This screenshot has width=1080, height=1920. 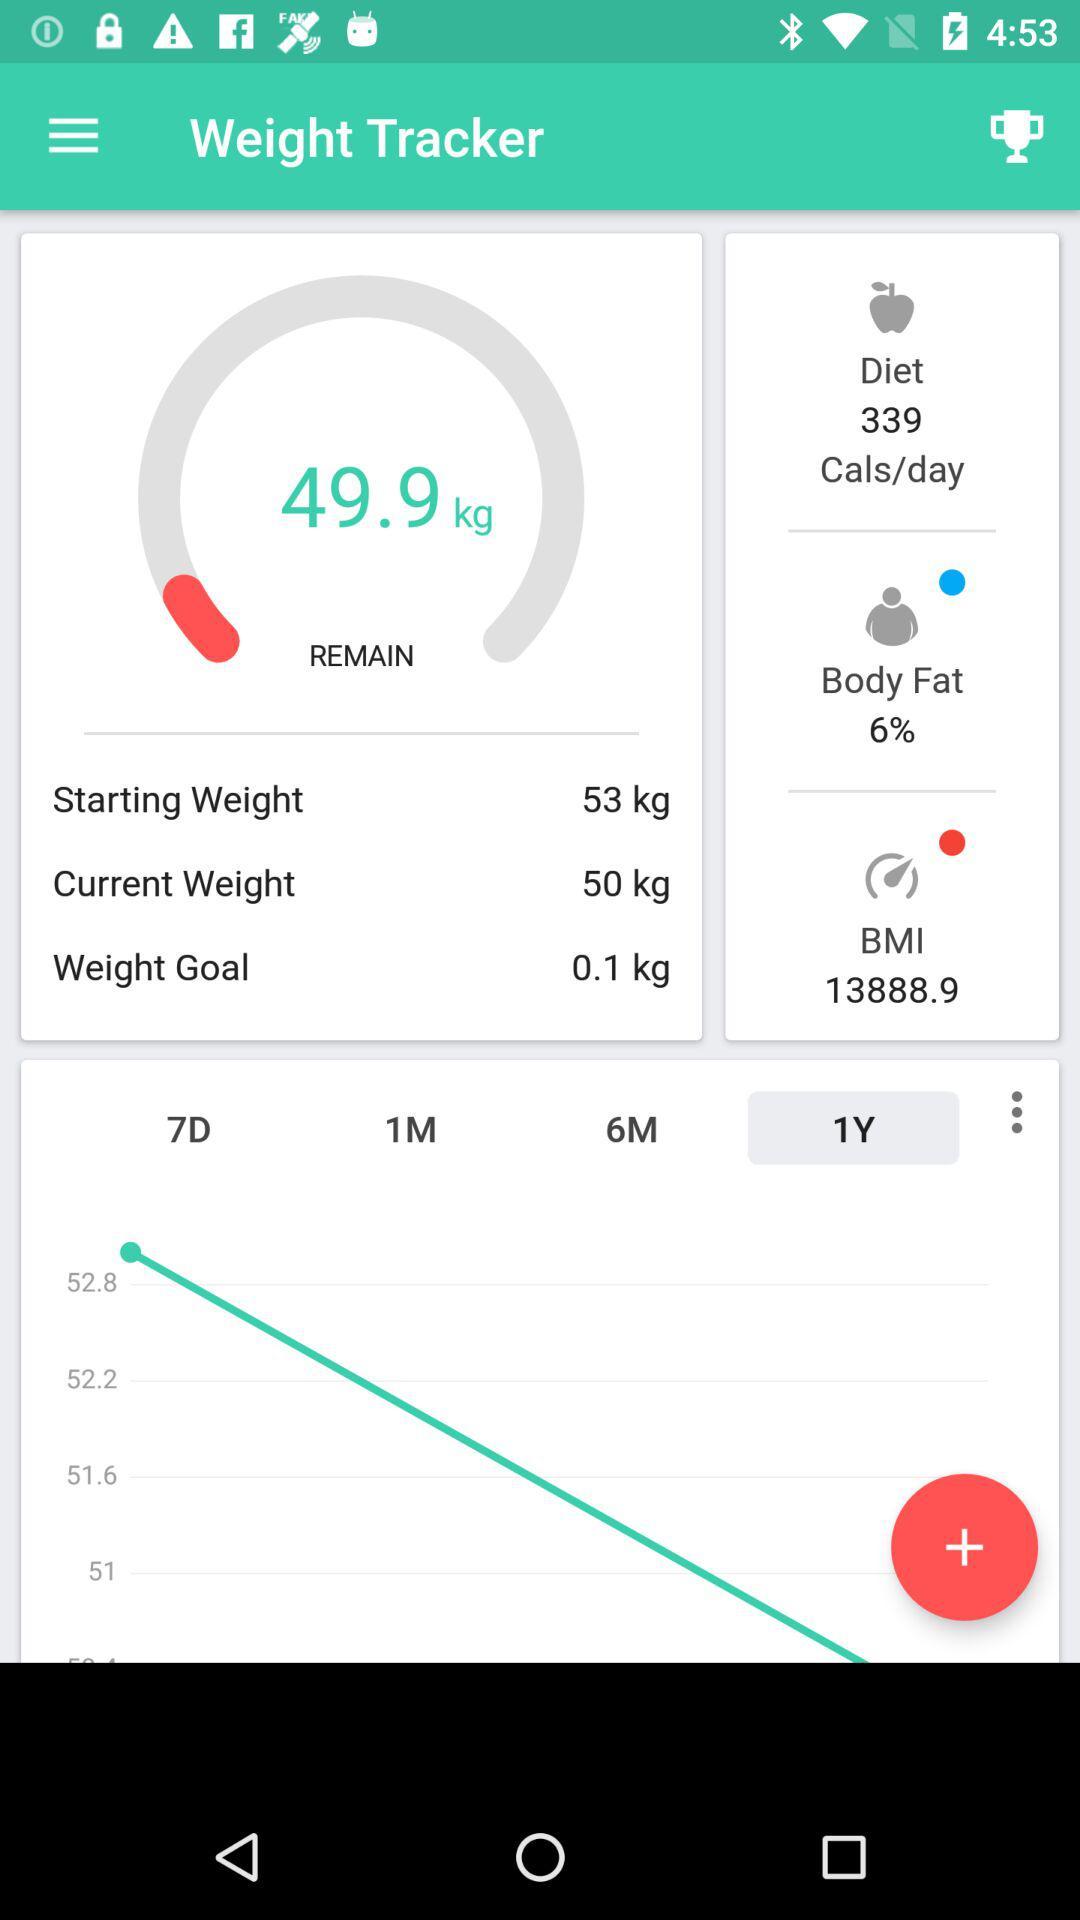 What do you see at coordinates (963, 1546) in the screenshot?
I see `set new weight objective` at bounding box center [963, 1546].